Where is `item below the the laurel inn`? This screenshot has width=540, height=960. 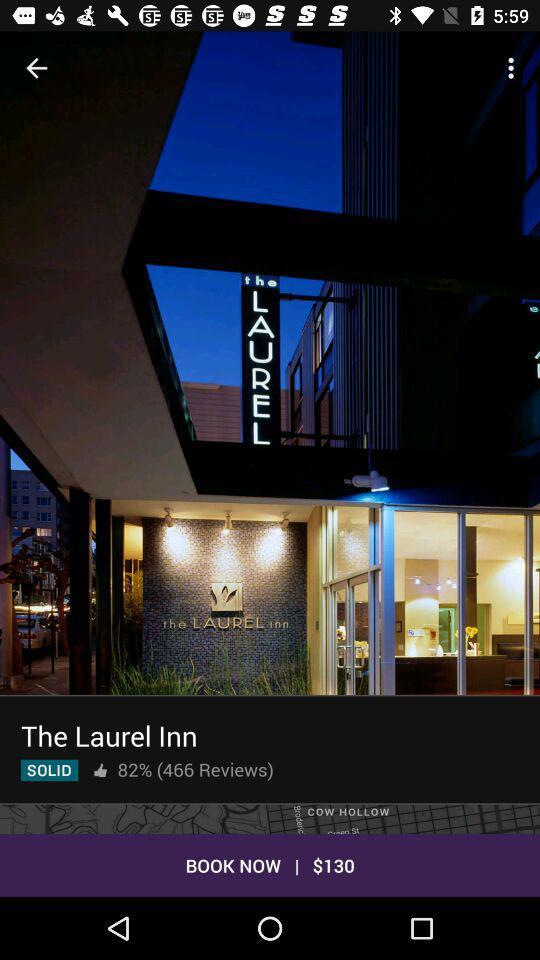
item below the the laurel inn is located at coordinates (195, 768).